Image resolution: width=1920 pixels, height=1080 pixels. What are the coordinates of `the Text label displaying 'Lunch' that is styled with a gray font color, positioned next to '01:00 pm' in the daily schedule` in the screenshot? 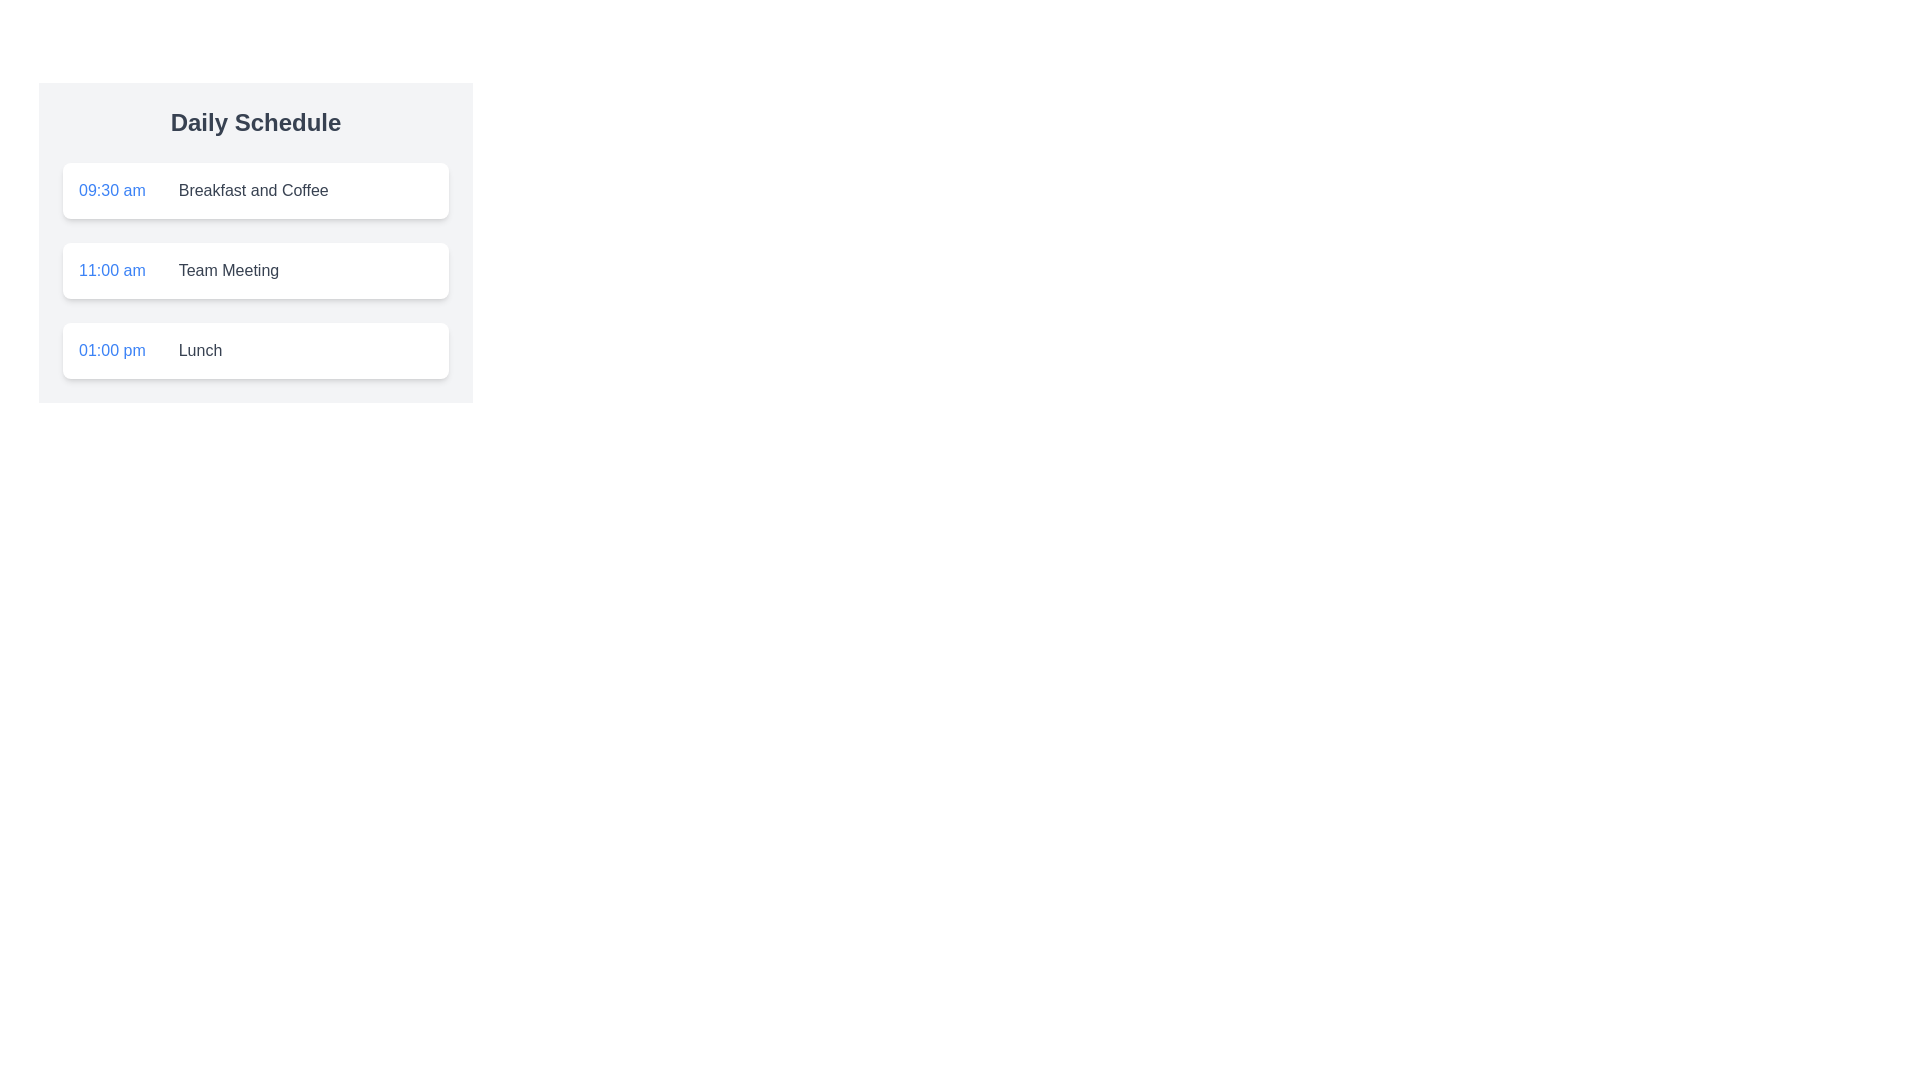 It's located at (192, 350).